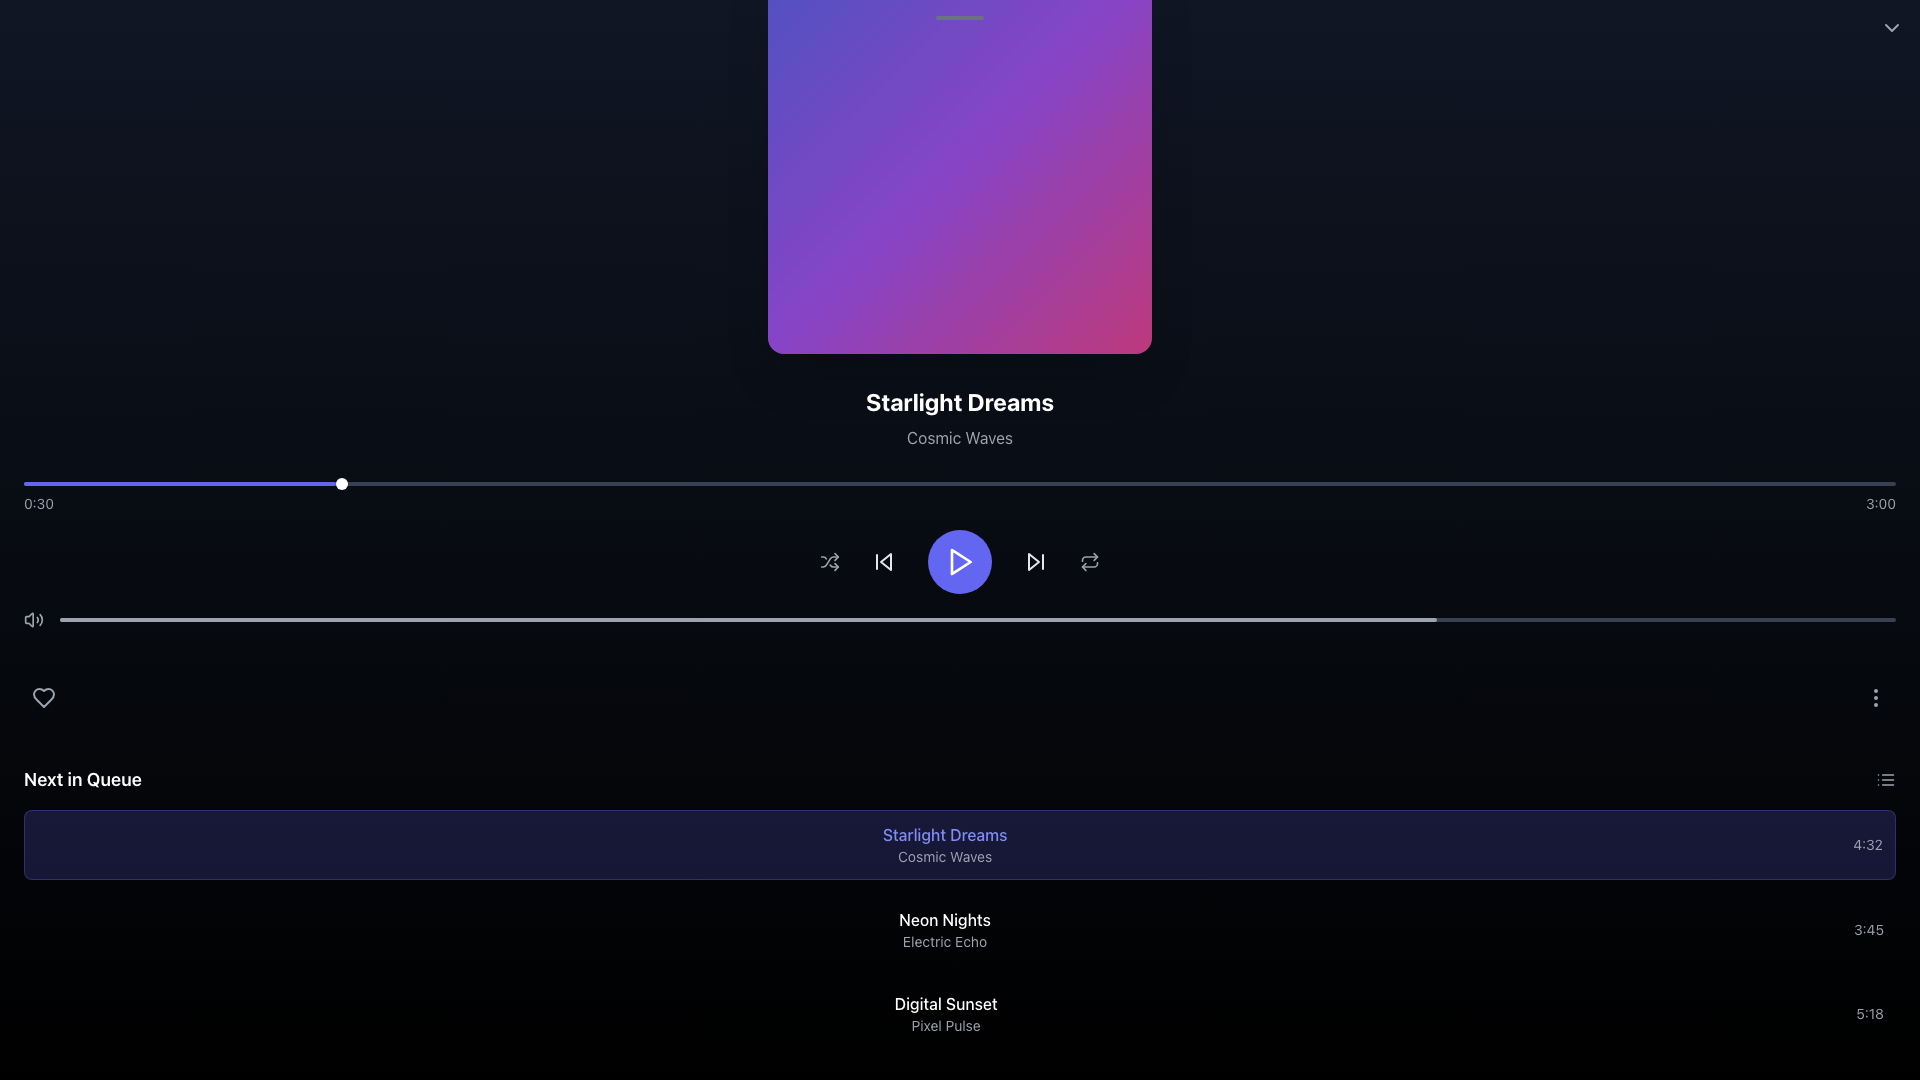 This screenshot has height=1080, width=1920. Describe the element at coordinates (211, 483) in the screenshot. I see `progress` at that location.